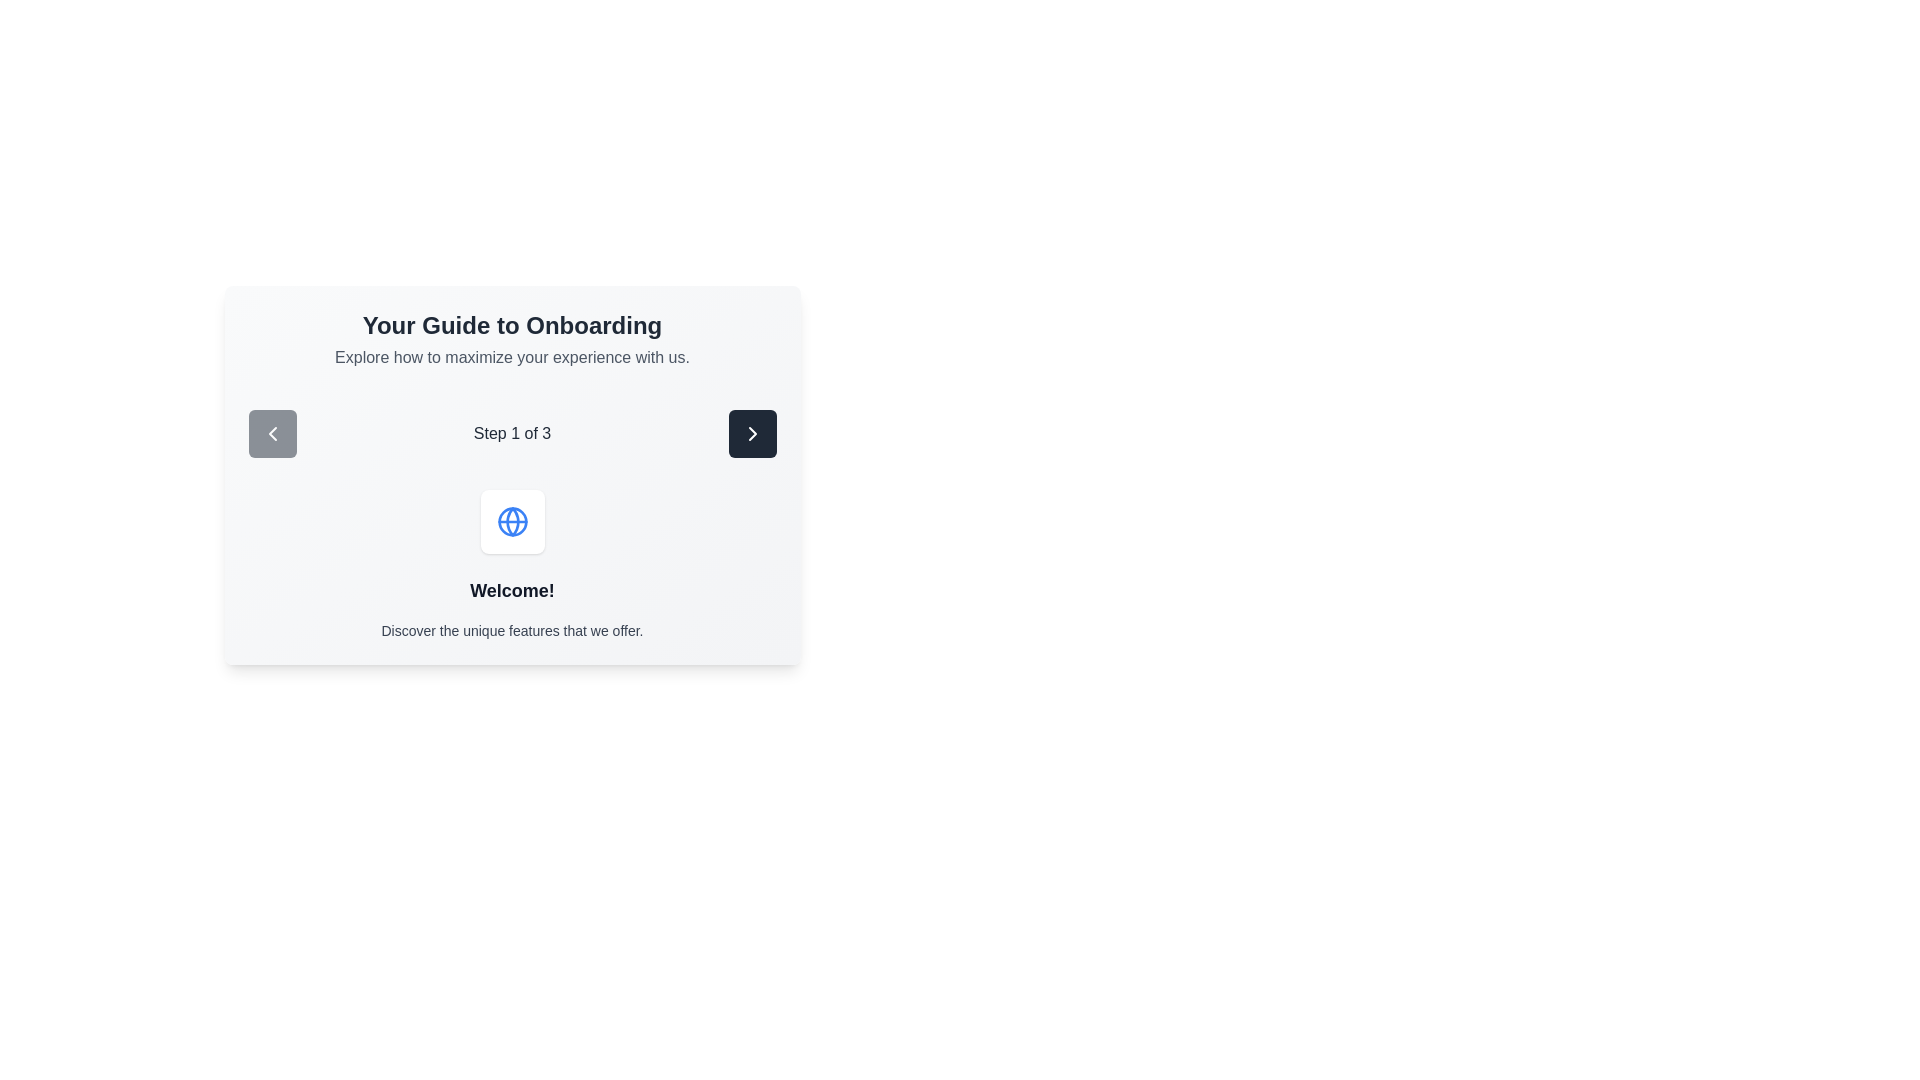 This screenshot has width=1920, height=1080. Describe the element at coordinates (751, 433) in the screenshot. I see `the 'Next' navigation button located in the bottom-right corner of the interface` at that location.